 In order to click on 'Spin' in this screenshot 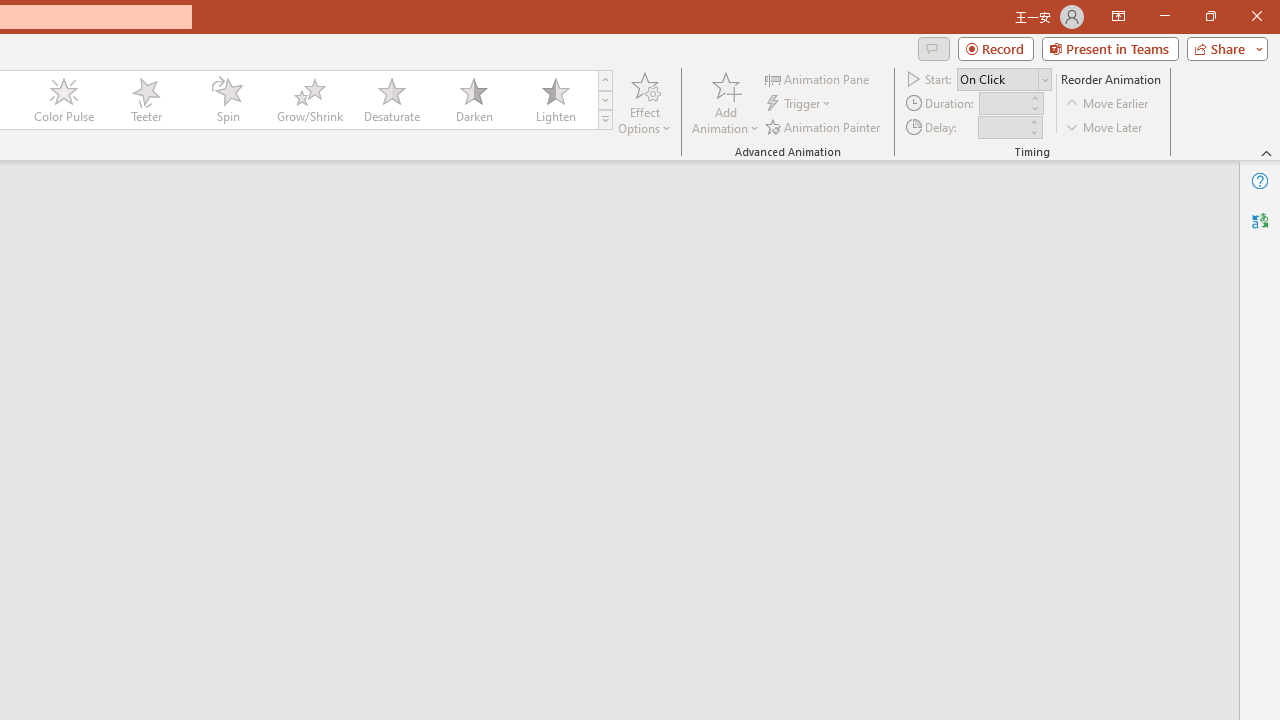, I will do `click(227, 100)`.